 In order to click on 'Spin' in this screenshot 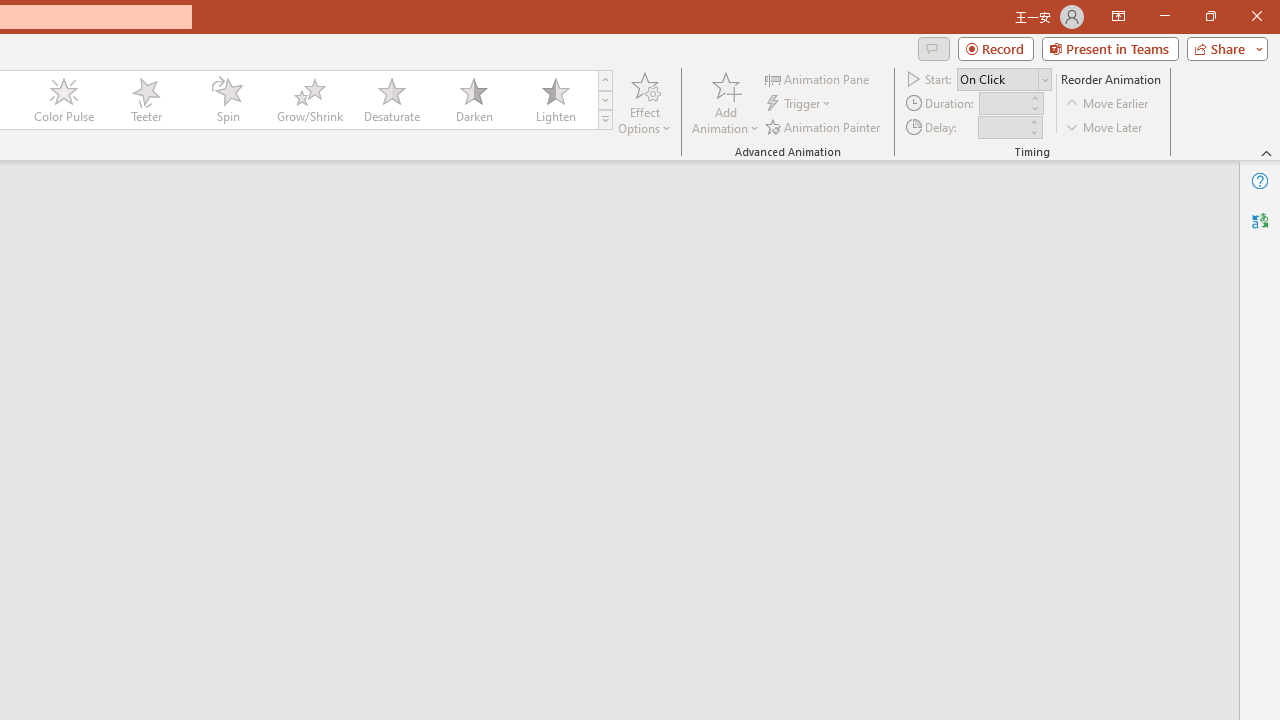, I will do `click(227, 100)`.